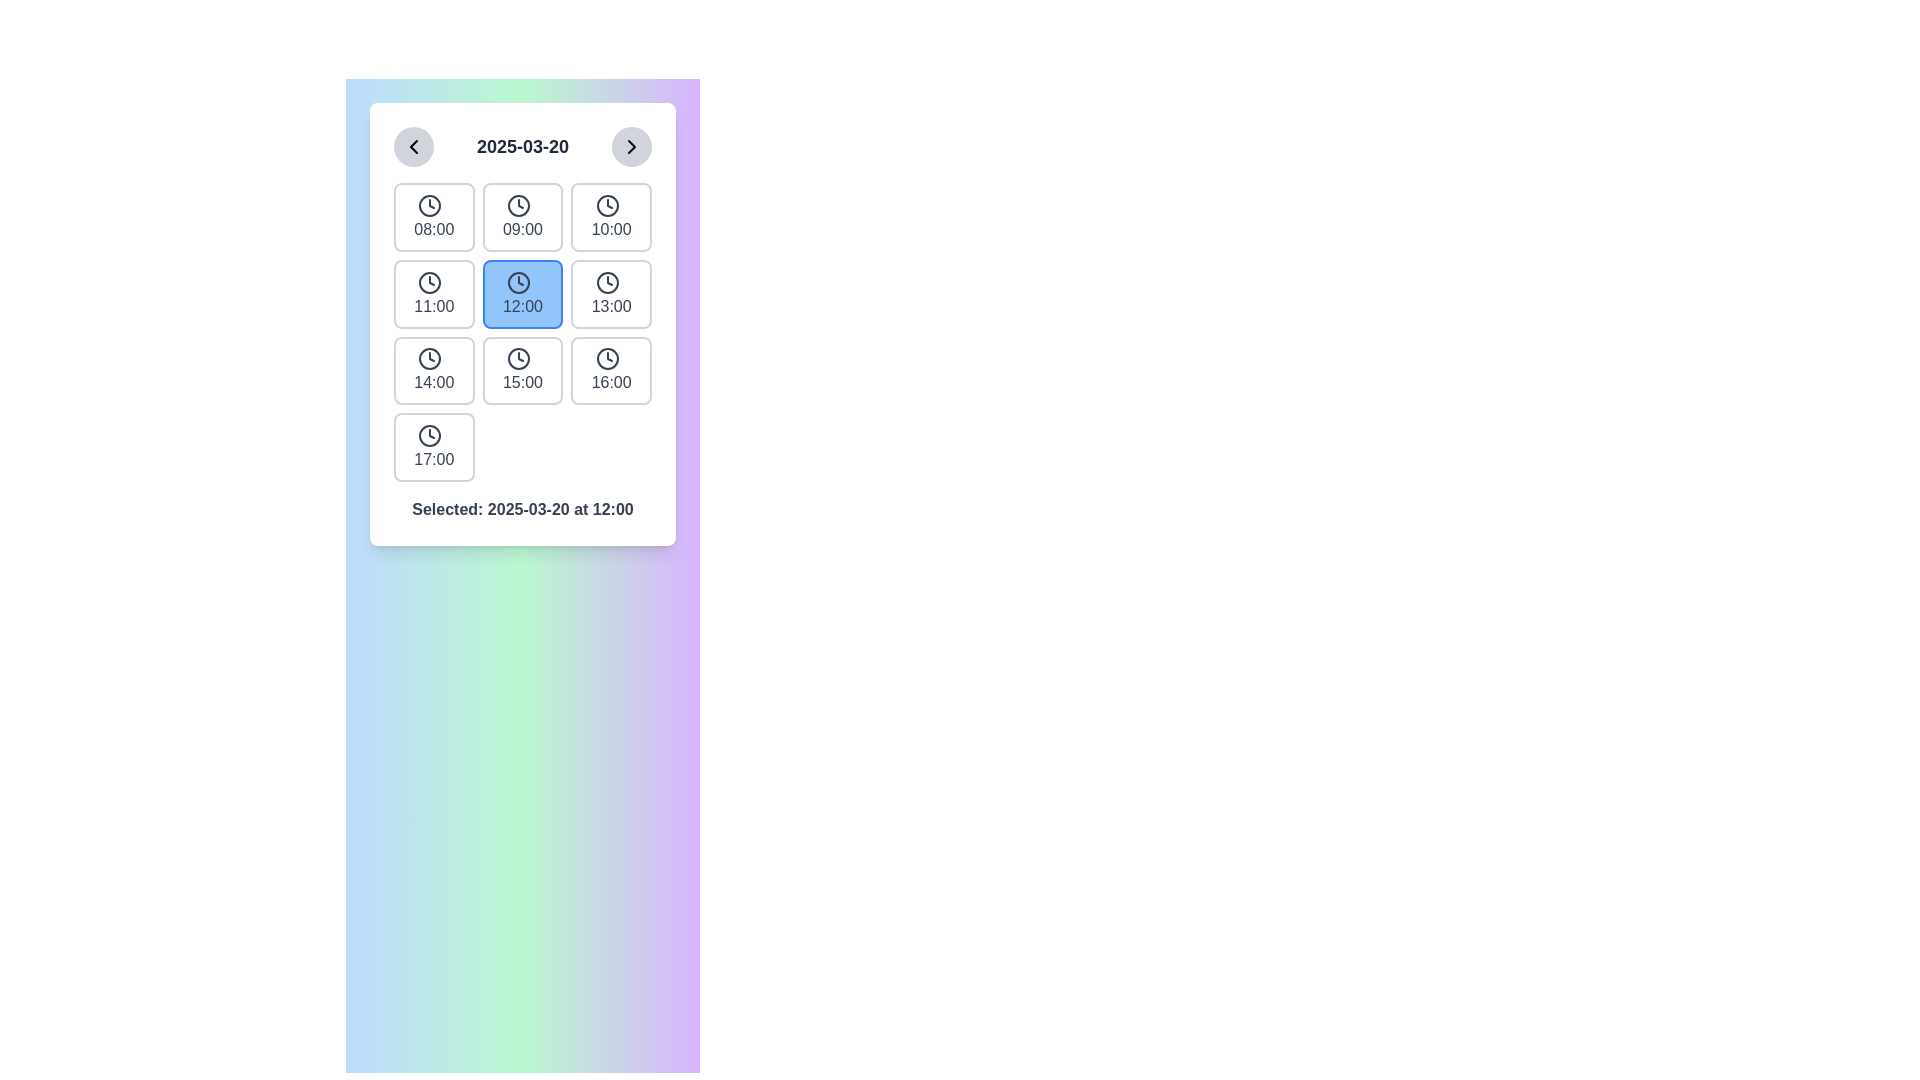  Describe the element at coordinates (523, 323) in the screenshot. I see `the time selection button displaying '12:00' with a blue background` at that location.